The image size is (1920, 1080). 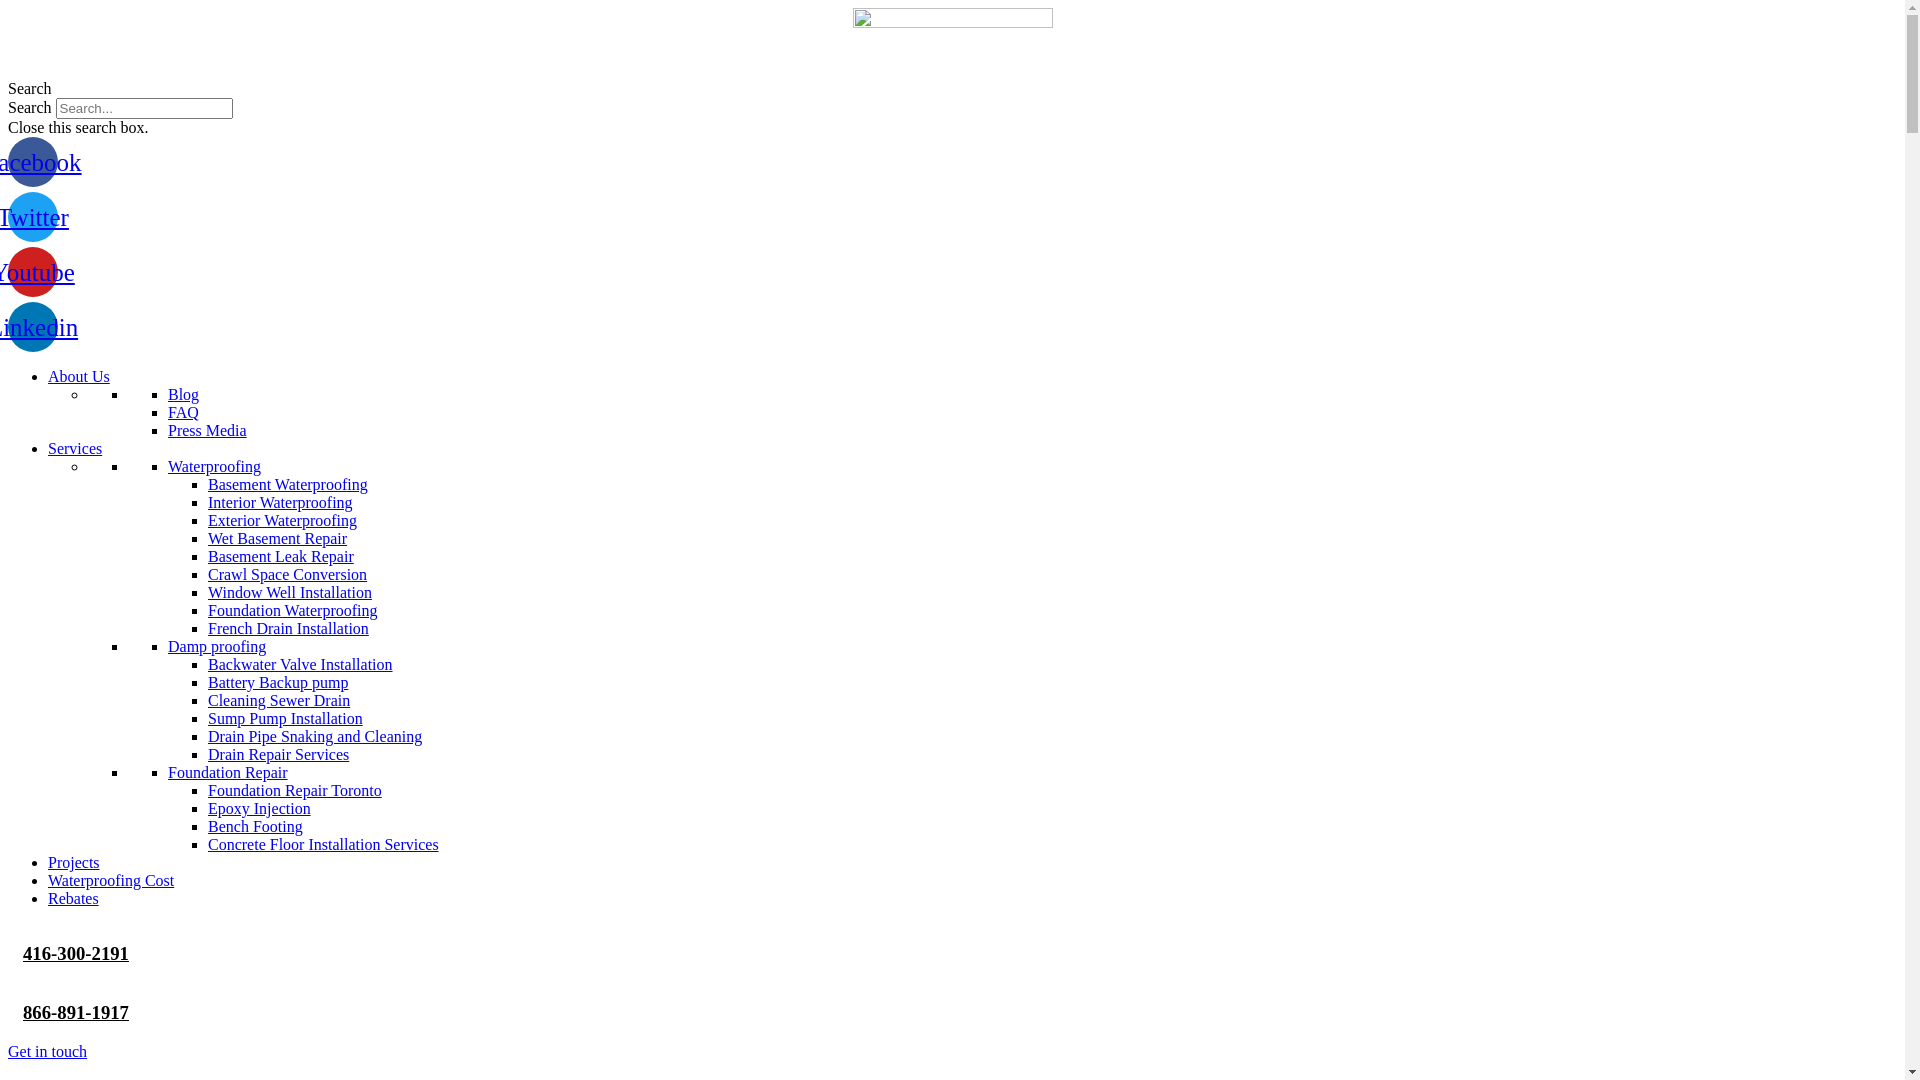 What do you see at coordinates (299, 664) in the screenshot?
I see `'Backwater Valve Installation'` at bounding box center [299, 664].